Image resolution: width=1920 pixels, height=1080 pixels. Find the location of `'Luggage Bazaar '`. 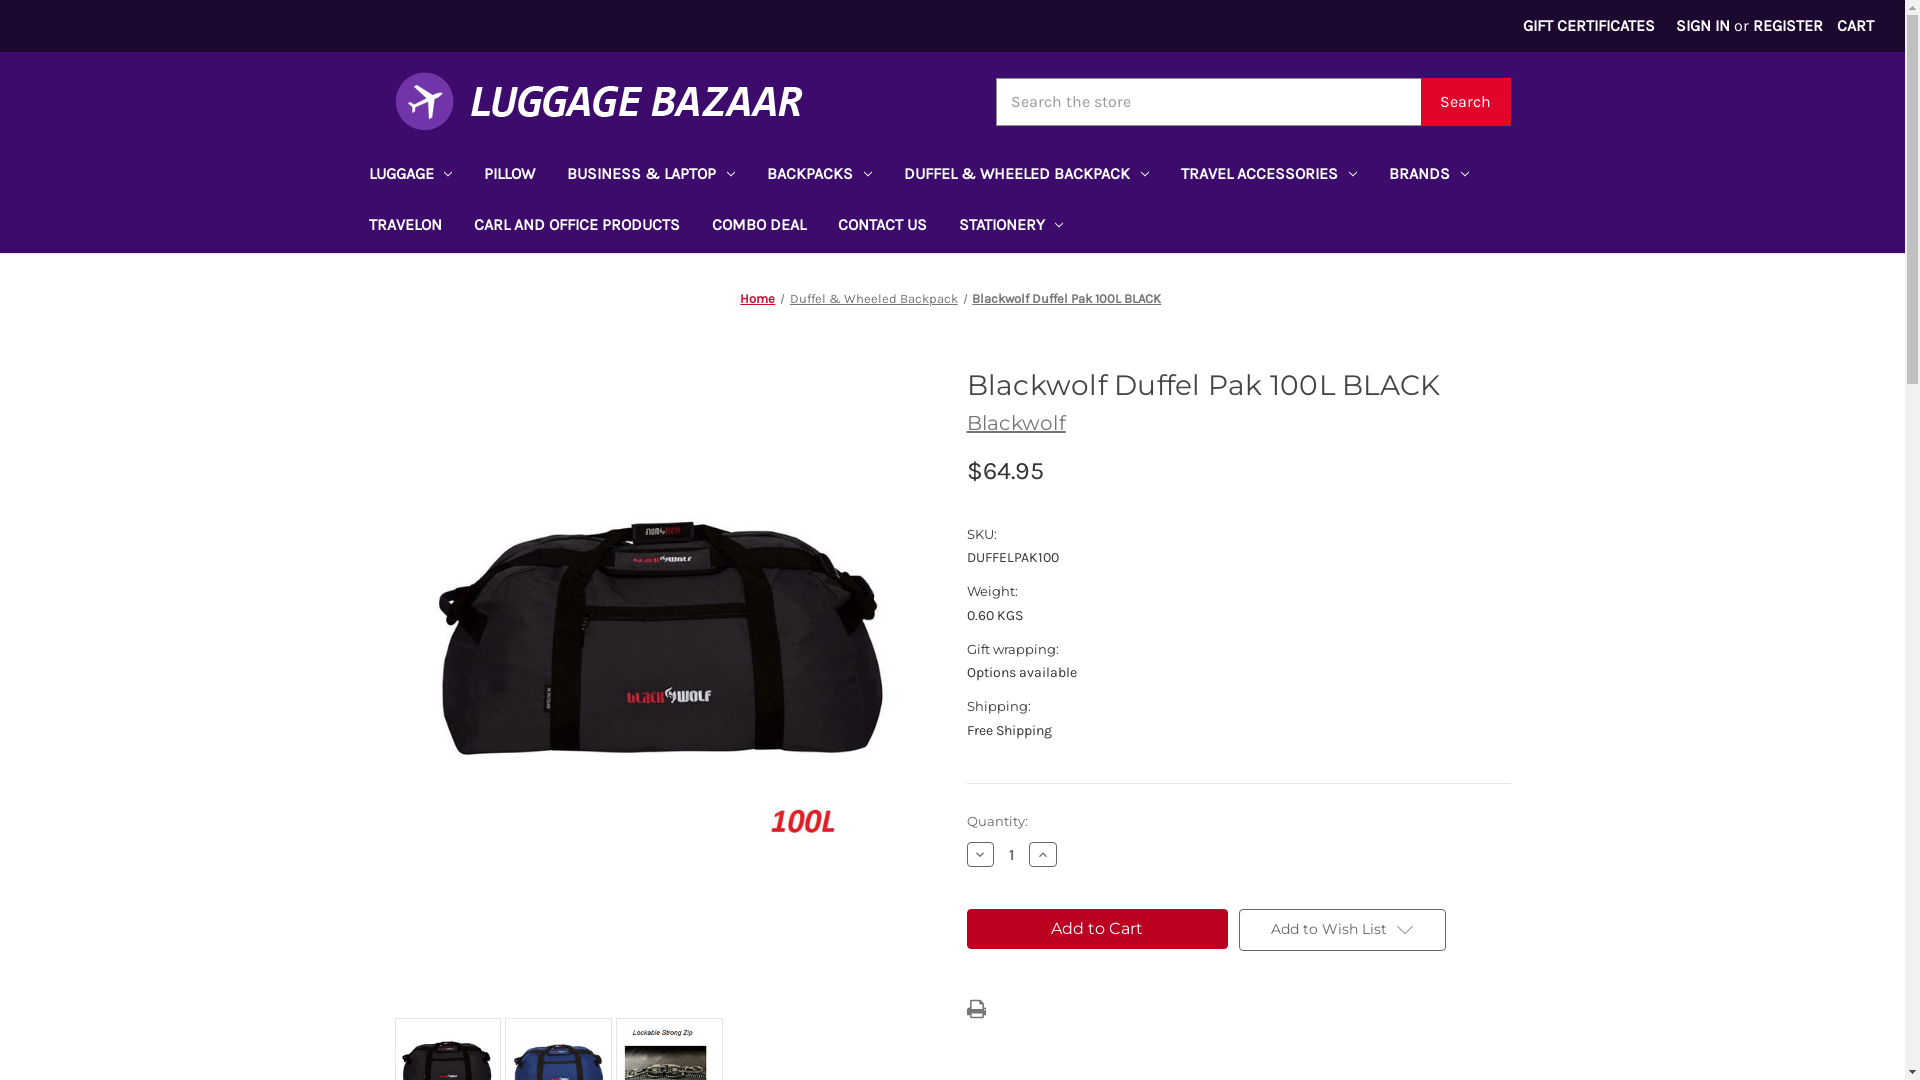

'Luggage Bazaar ' is located at coordinates (597, 101).